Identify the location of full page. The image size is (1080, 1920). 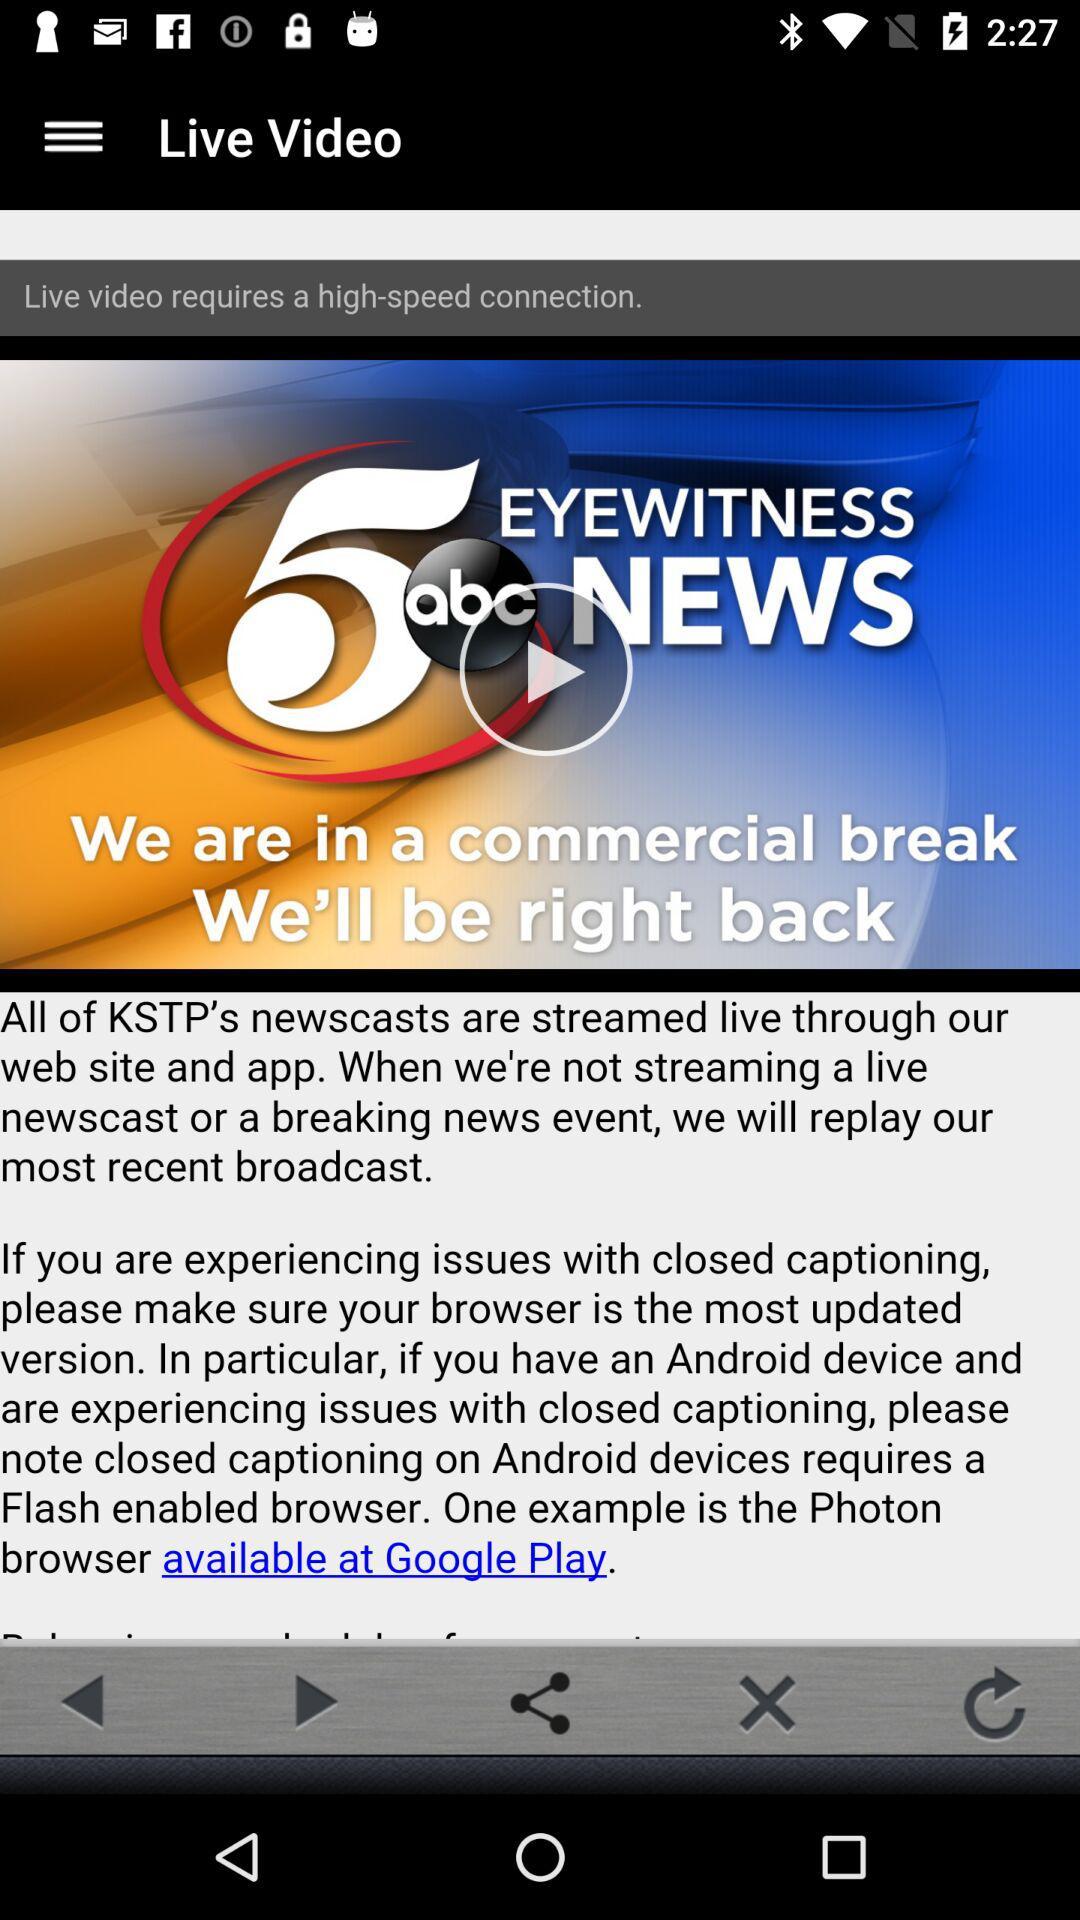
(540, 923).